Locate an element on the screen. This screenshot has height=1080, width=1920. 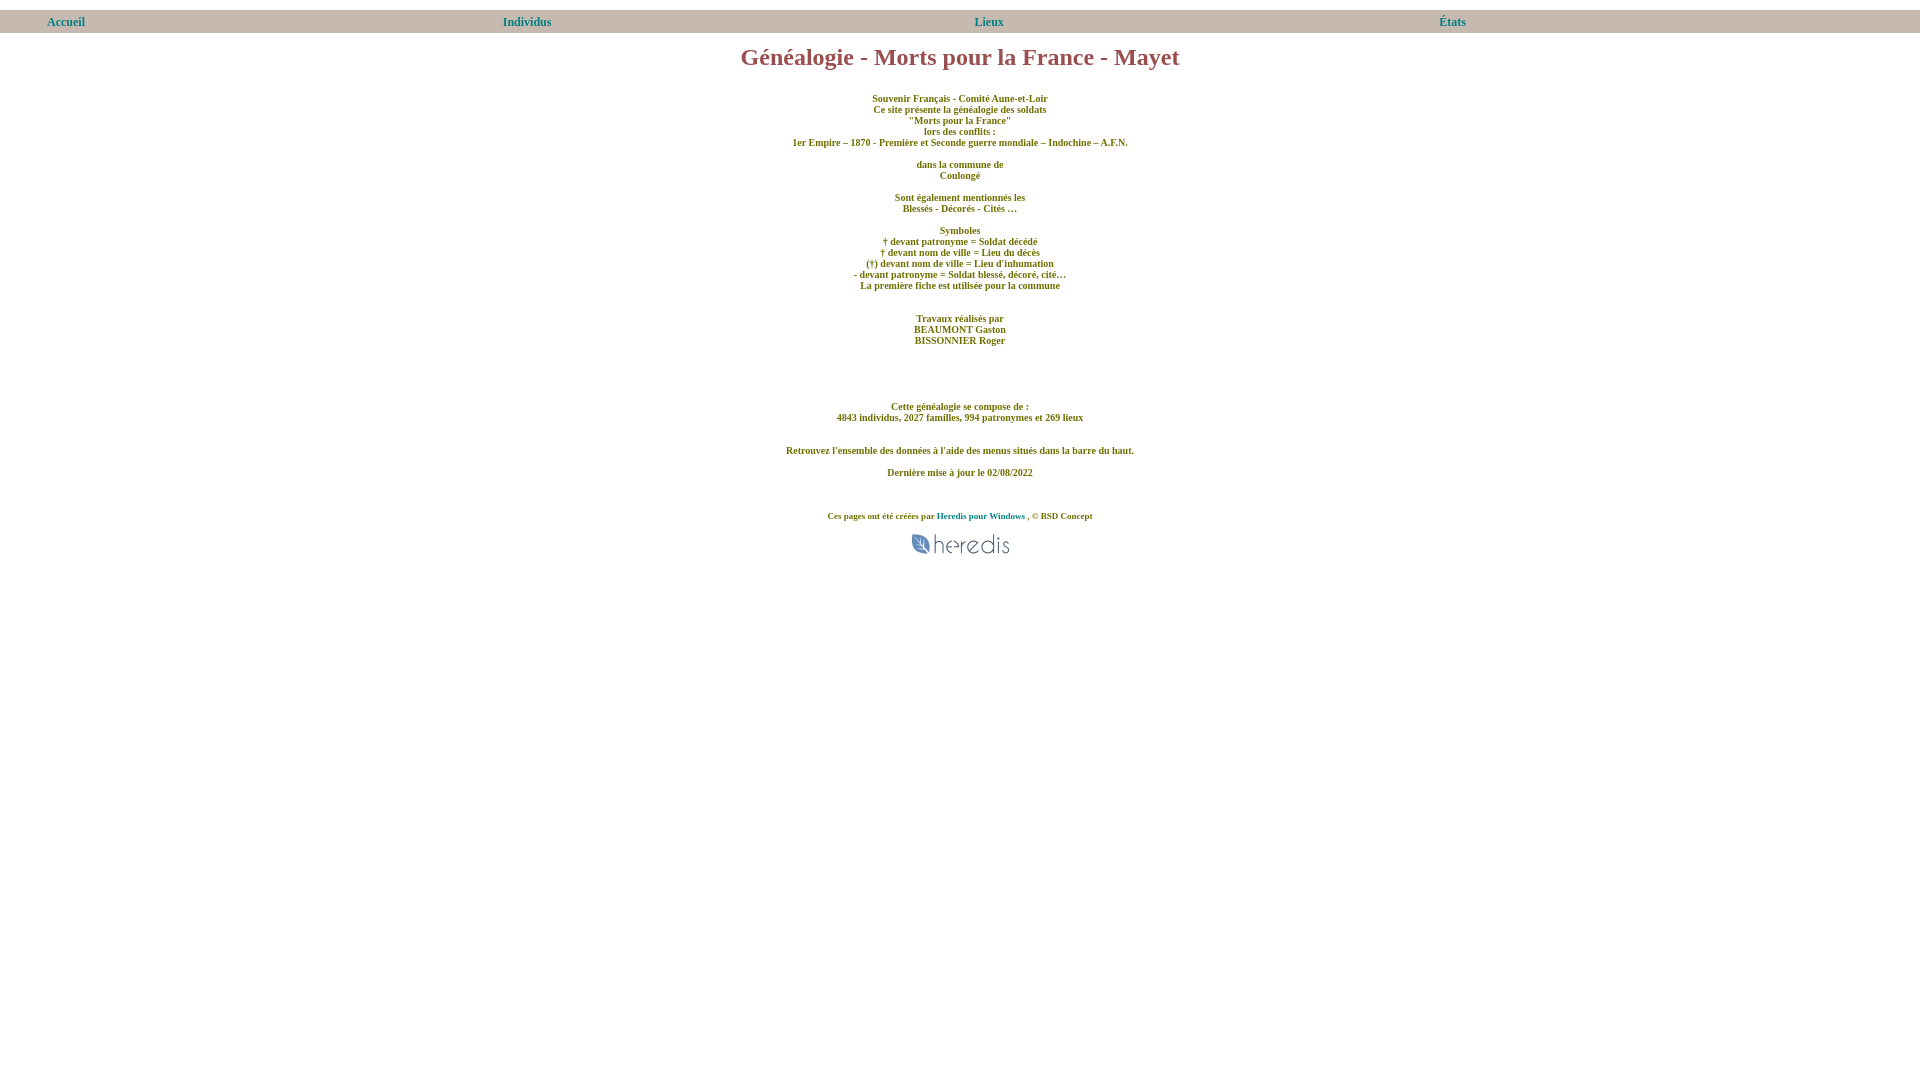
'Heredis pour Windows' is located at coordinates (980, 515).